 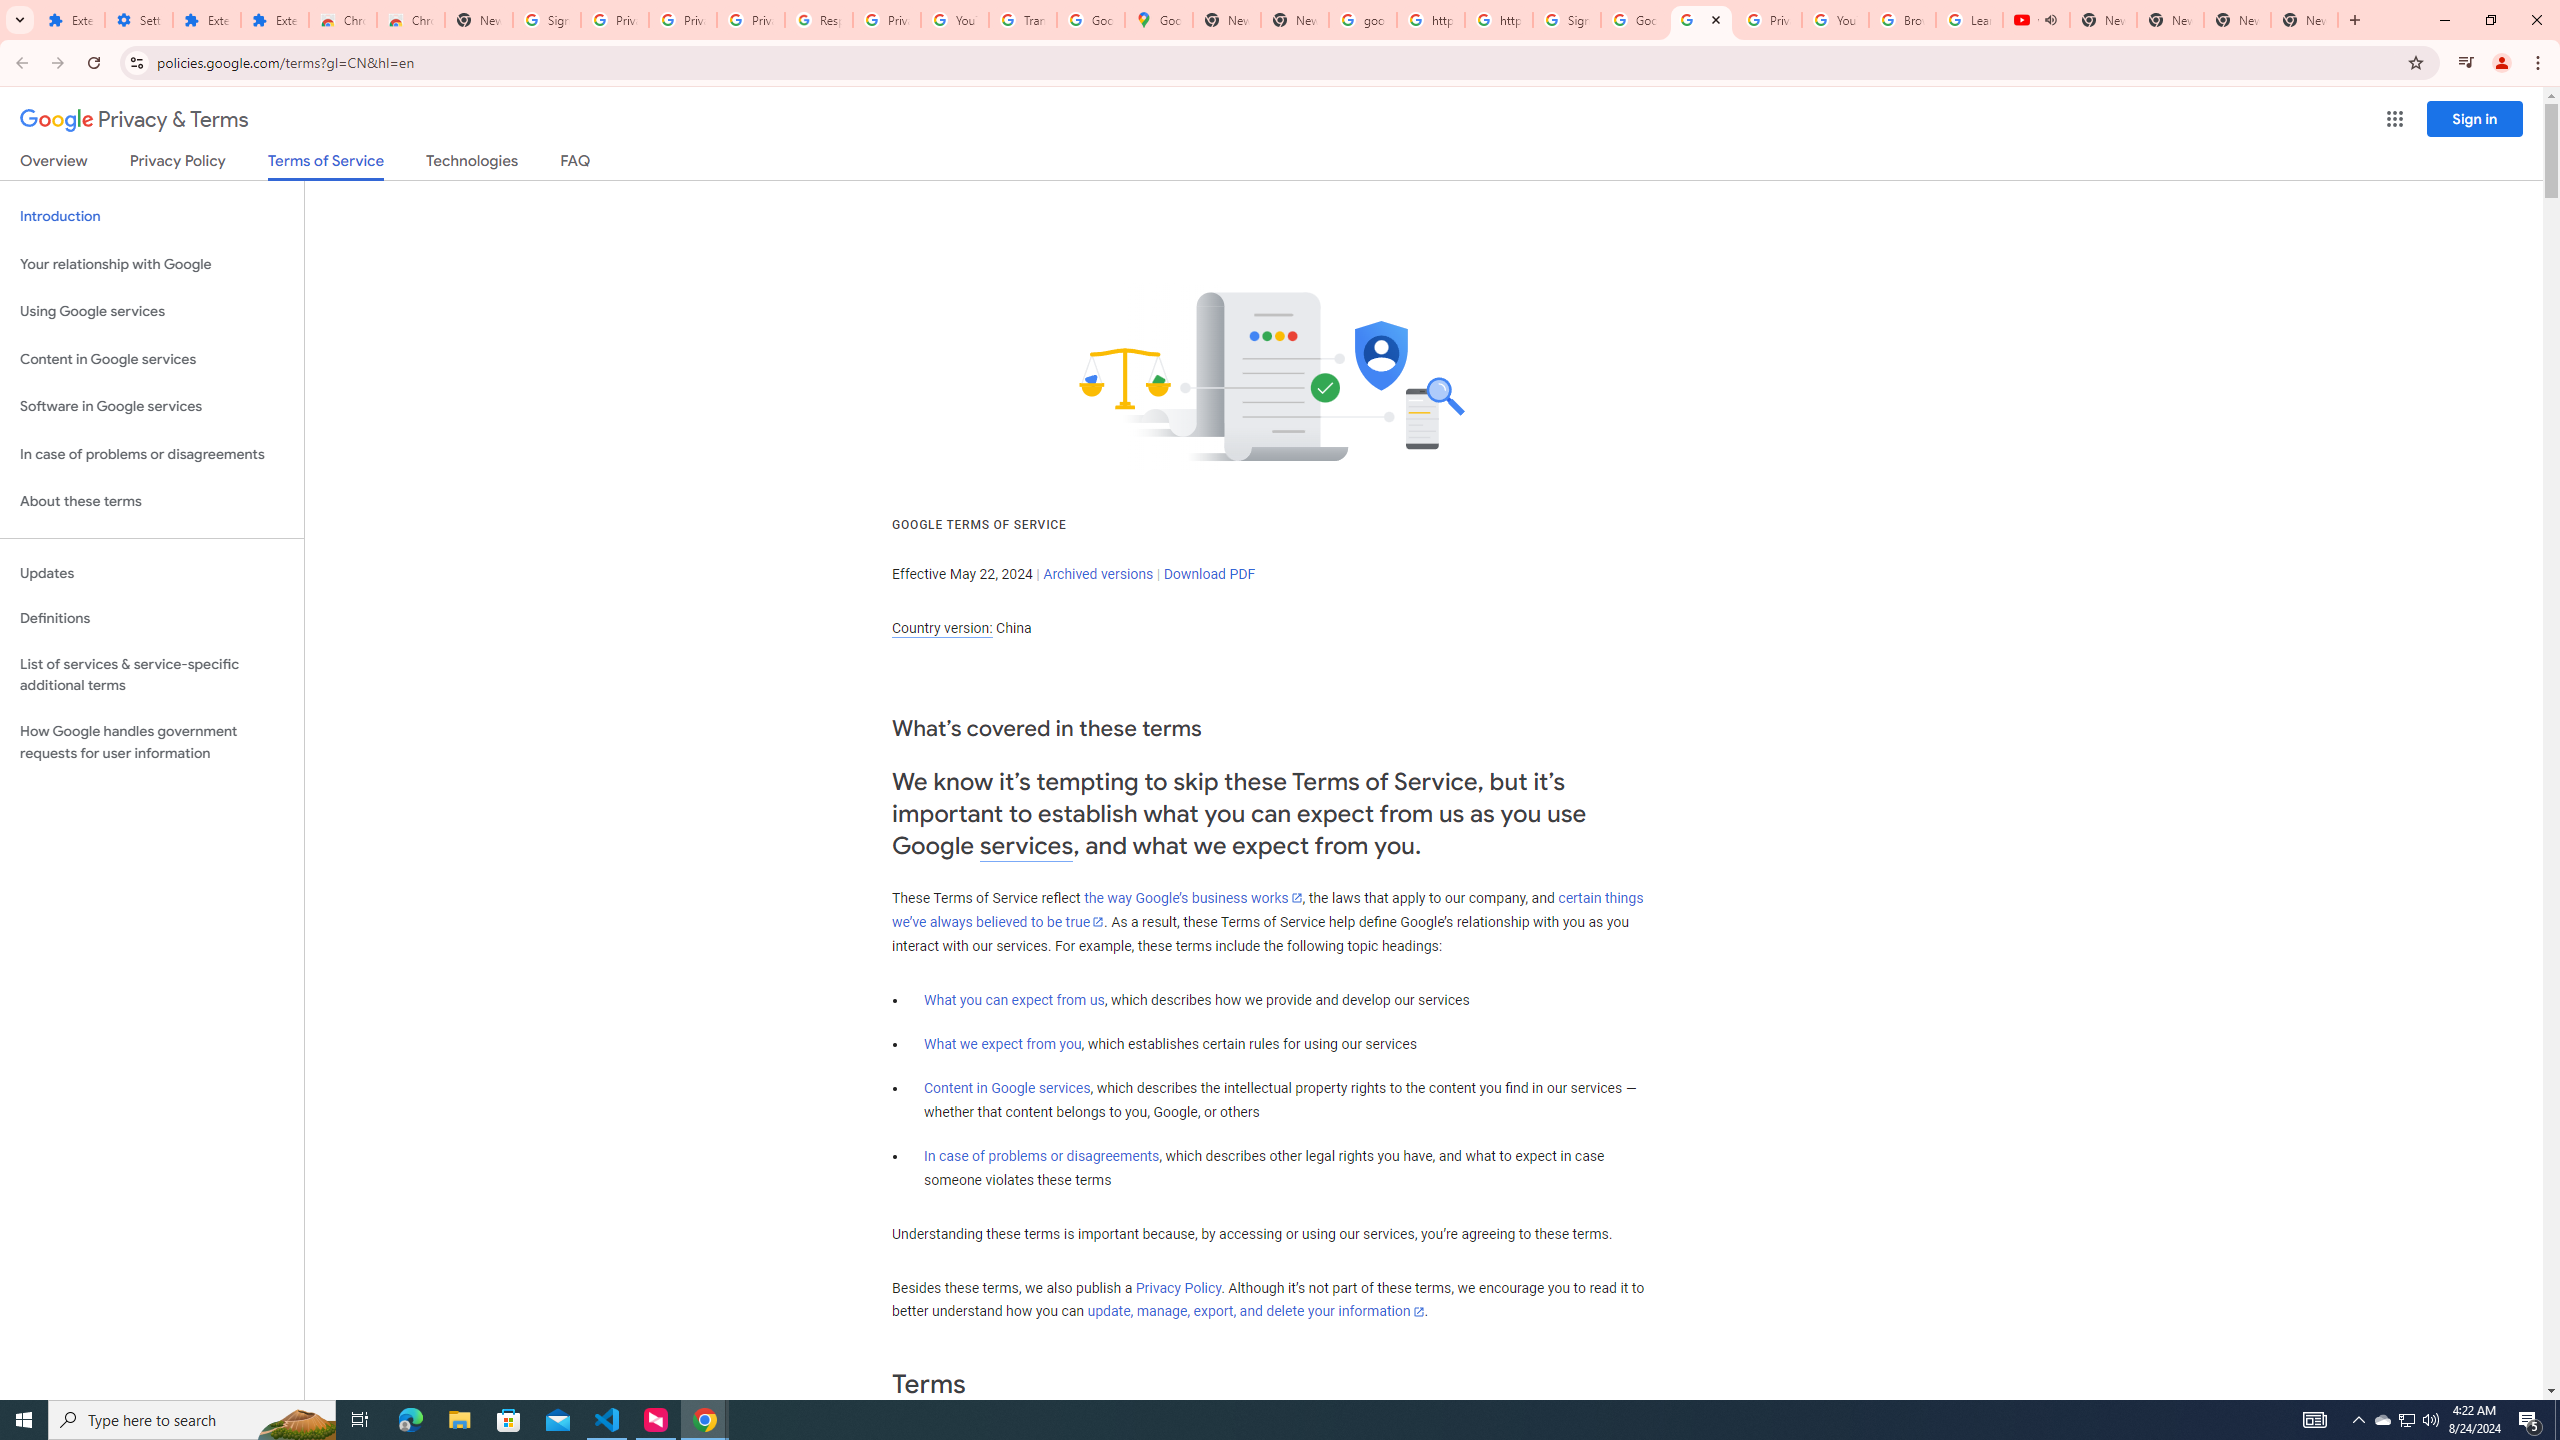 I want to click on 'https://scholar.google.com/', so click(x=1497, y=19).